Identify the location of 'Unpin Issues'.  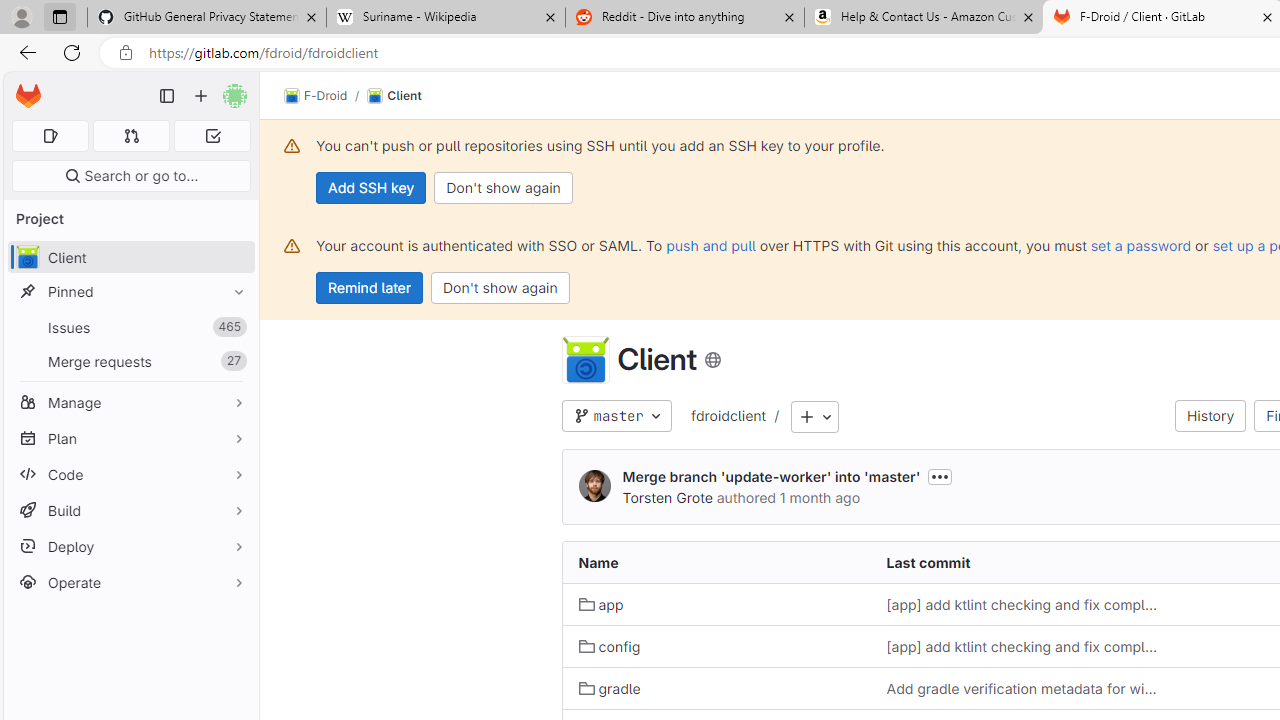
(234, 326).